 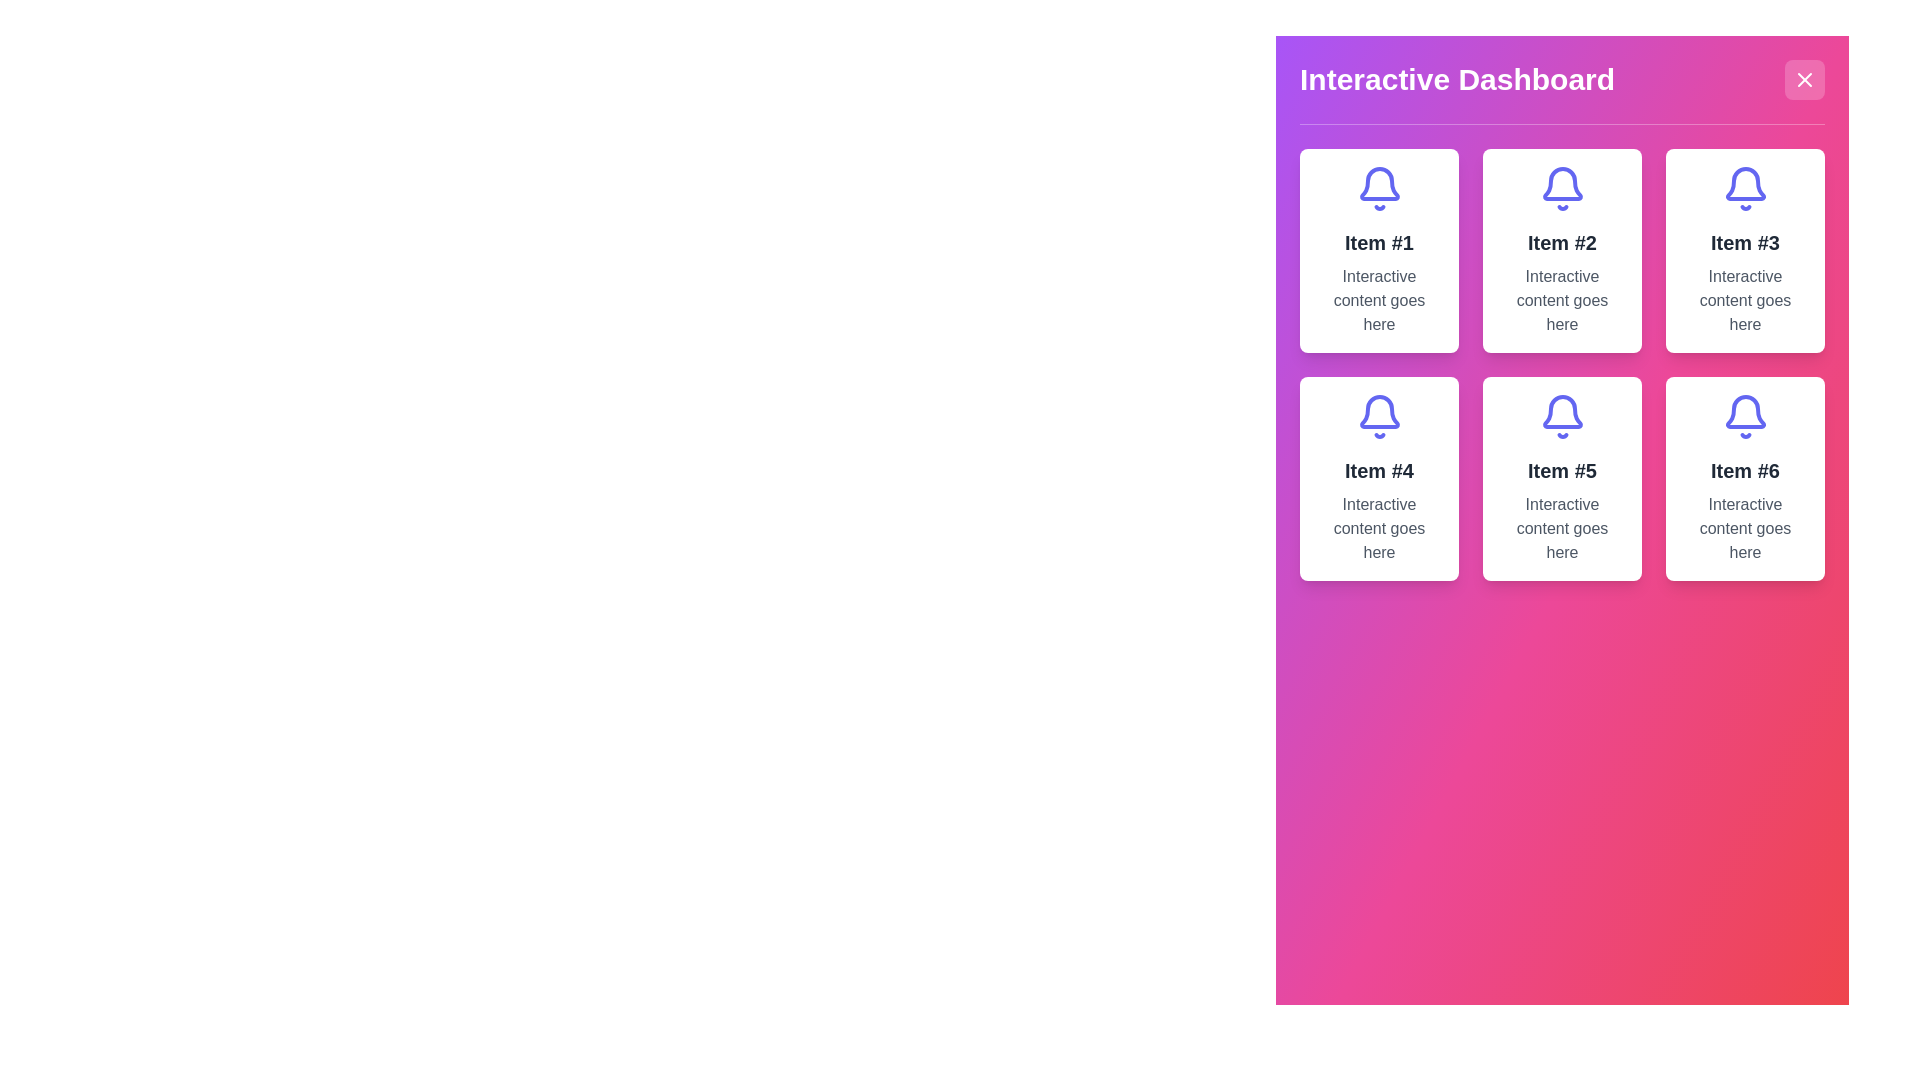 I want to click on the close button located at the top-right corner of the 'Interactive Dashboard' panel, so click(x=1804, y=79).